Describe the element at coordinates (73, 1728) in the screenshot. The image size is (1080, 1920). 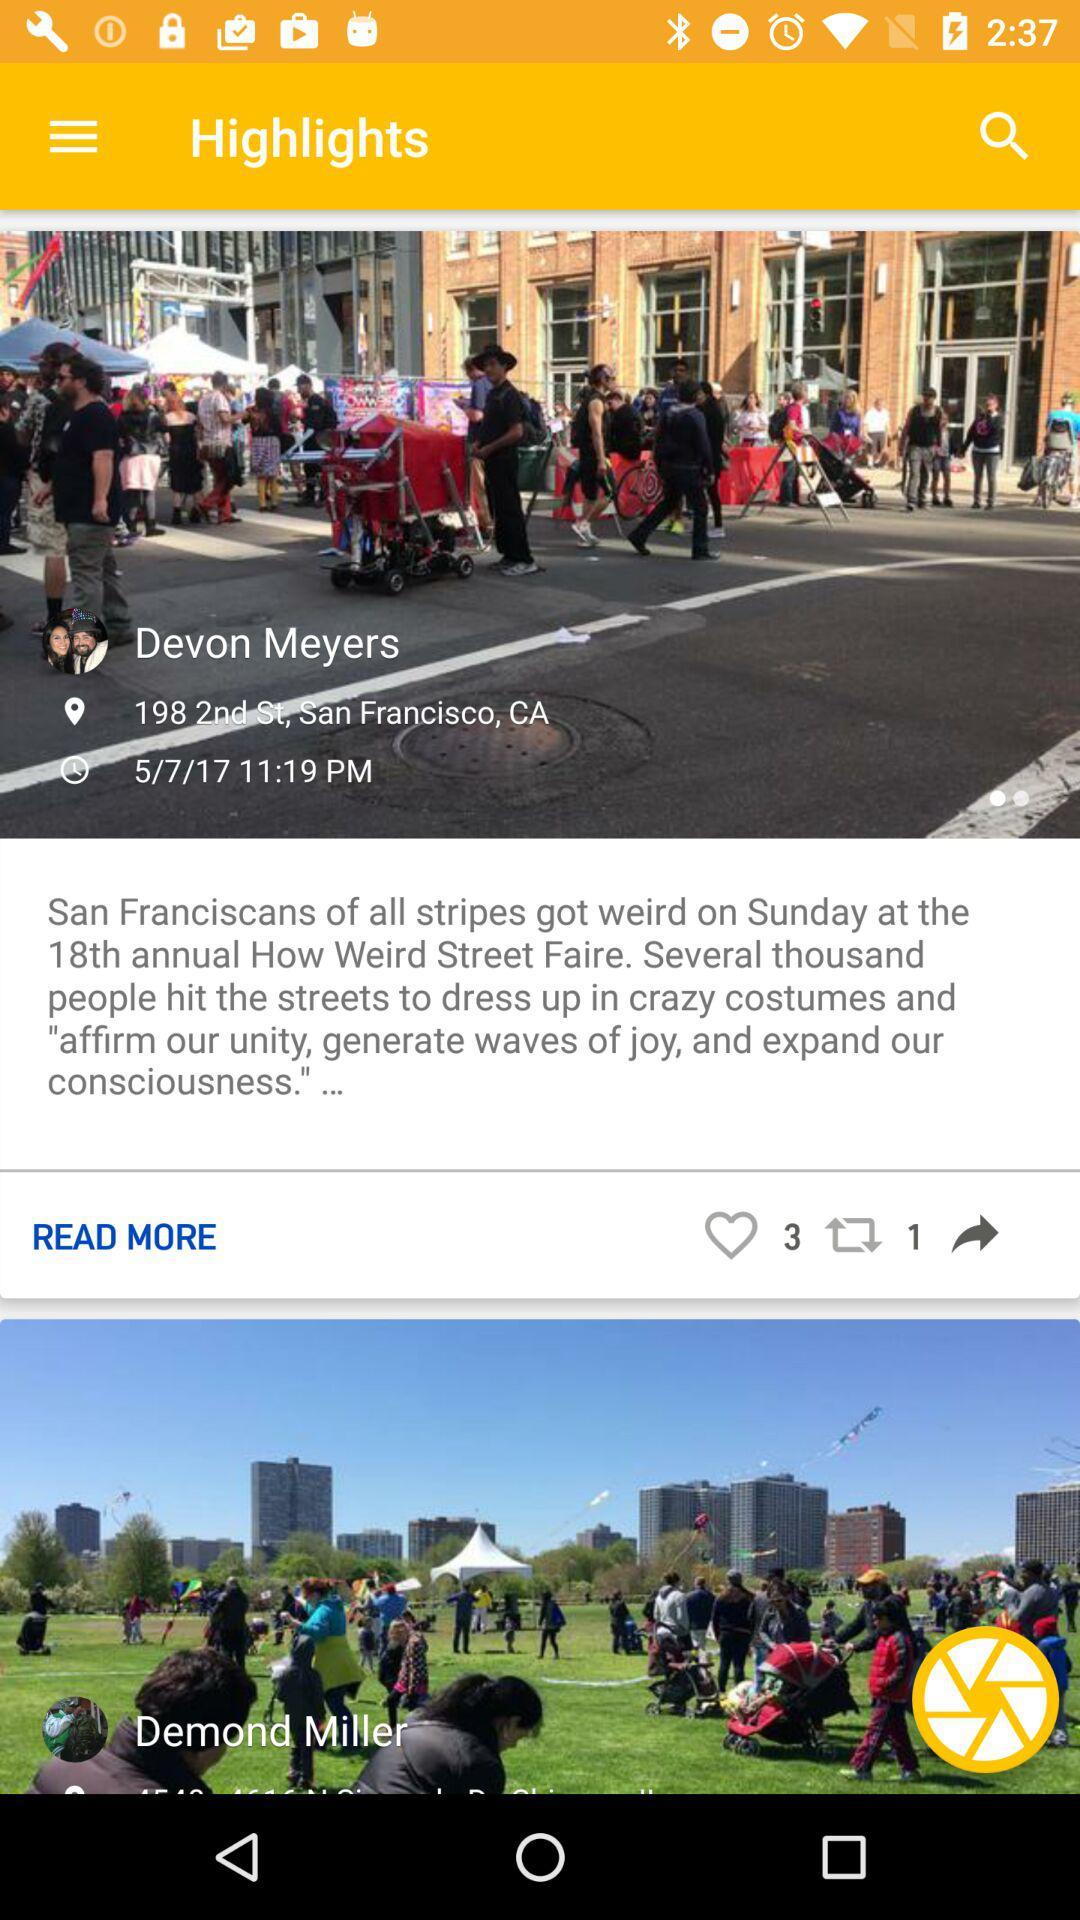
I see `the image which is to the left side of demond miller` at that location.